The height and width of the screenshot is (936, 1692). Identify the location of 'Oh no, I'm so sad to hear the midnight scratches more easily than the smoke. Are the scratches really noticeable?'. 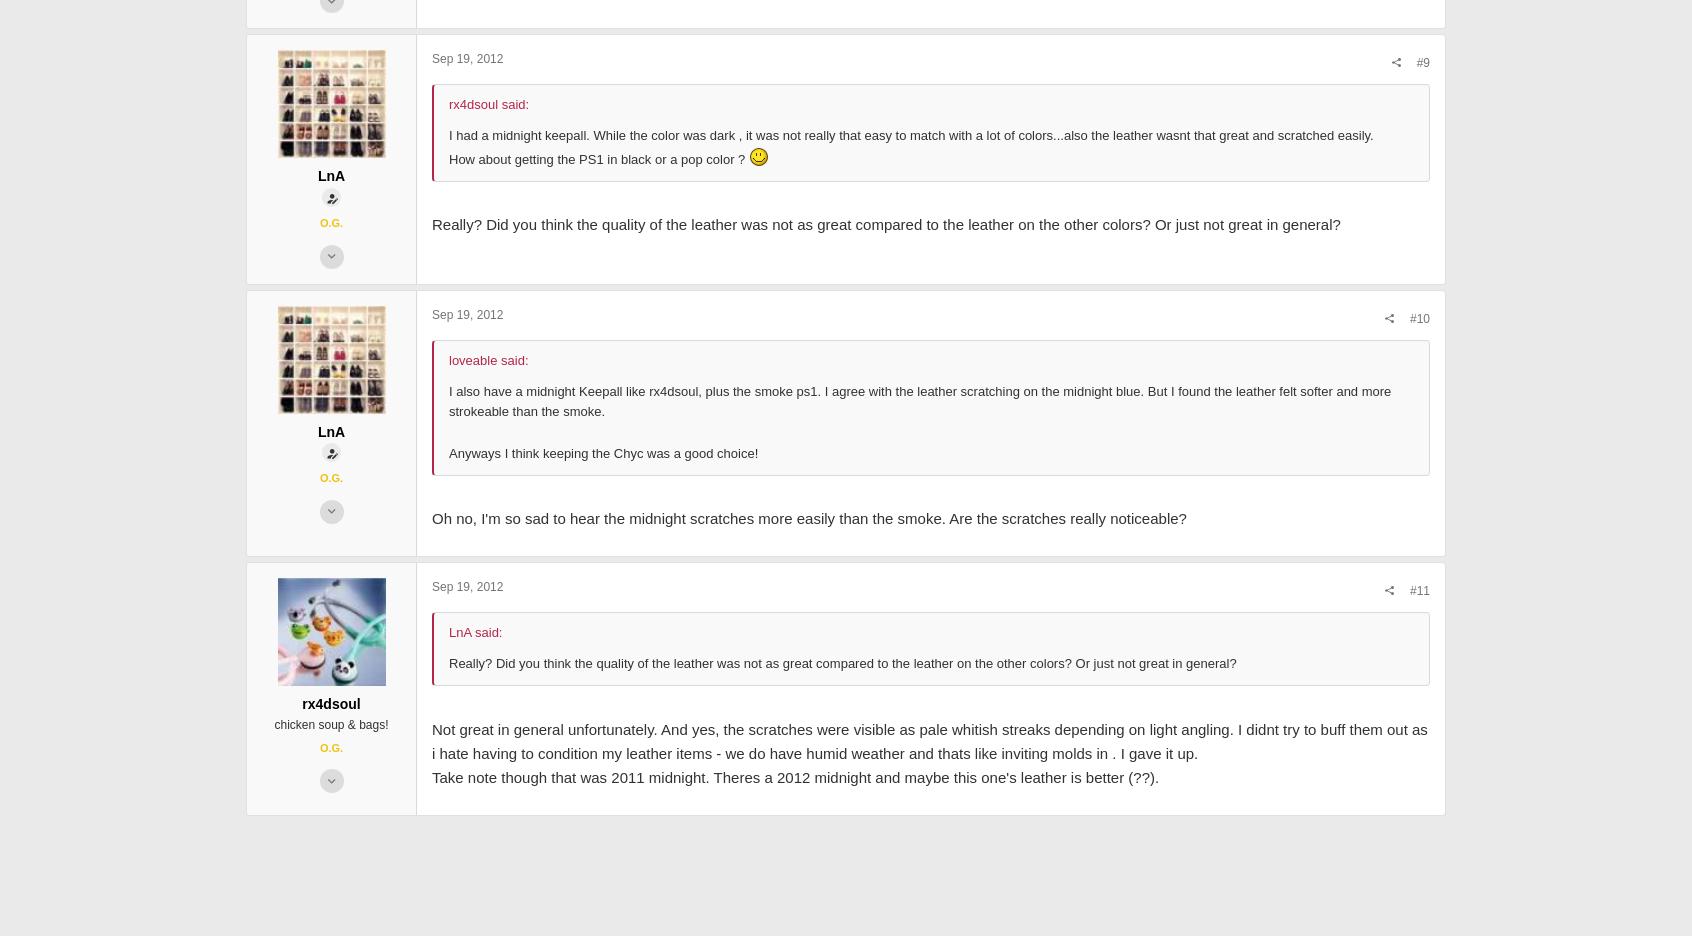
(768, 695).